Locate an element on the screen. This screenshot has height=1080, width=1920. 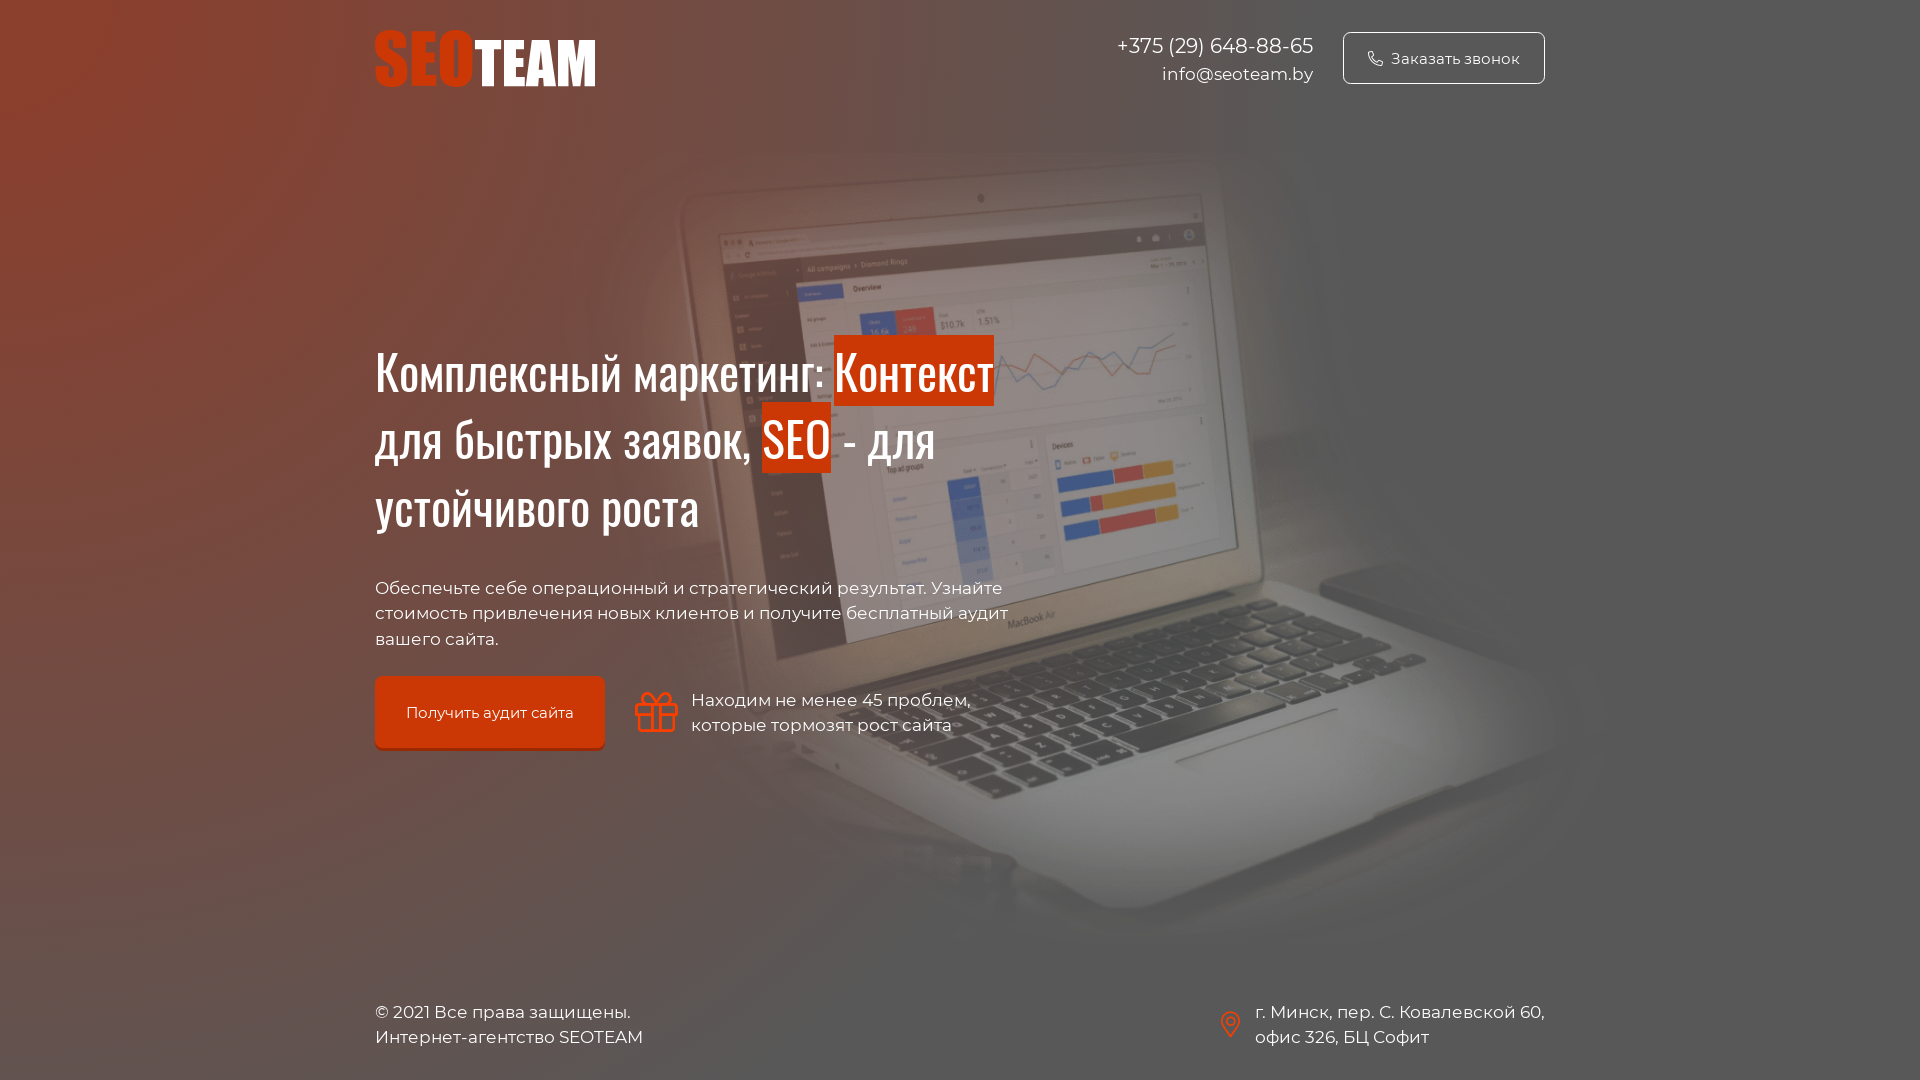
'+375 (29) 648-88-65' is located at coordinates (1213, 45).